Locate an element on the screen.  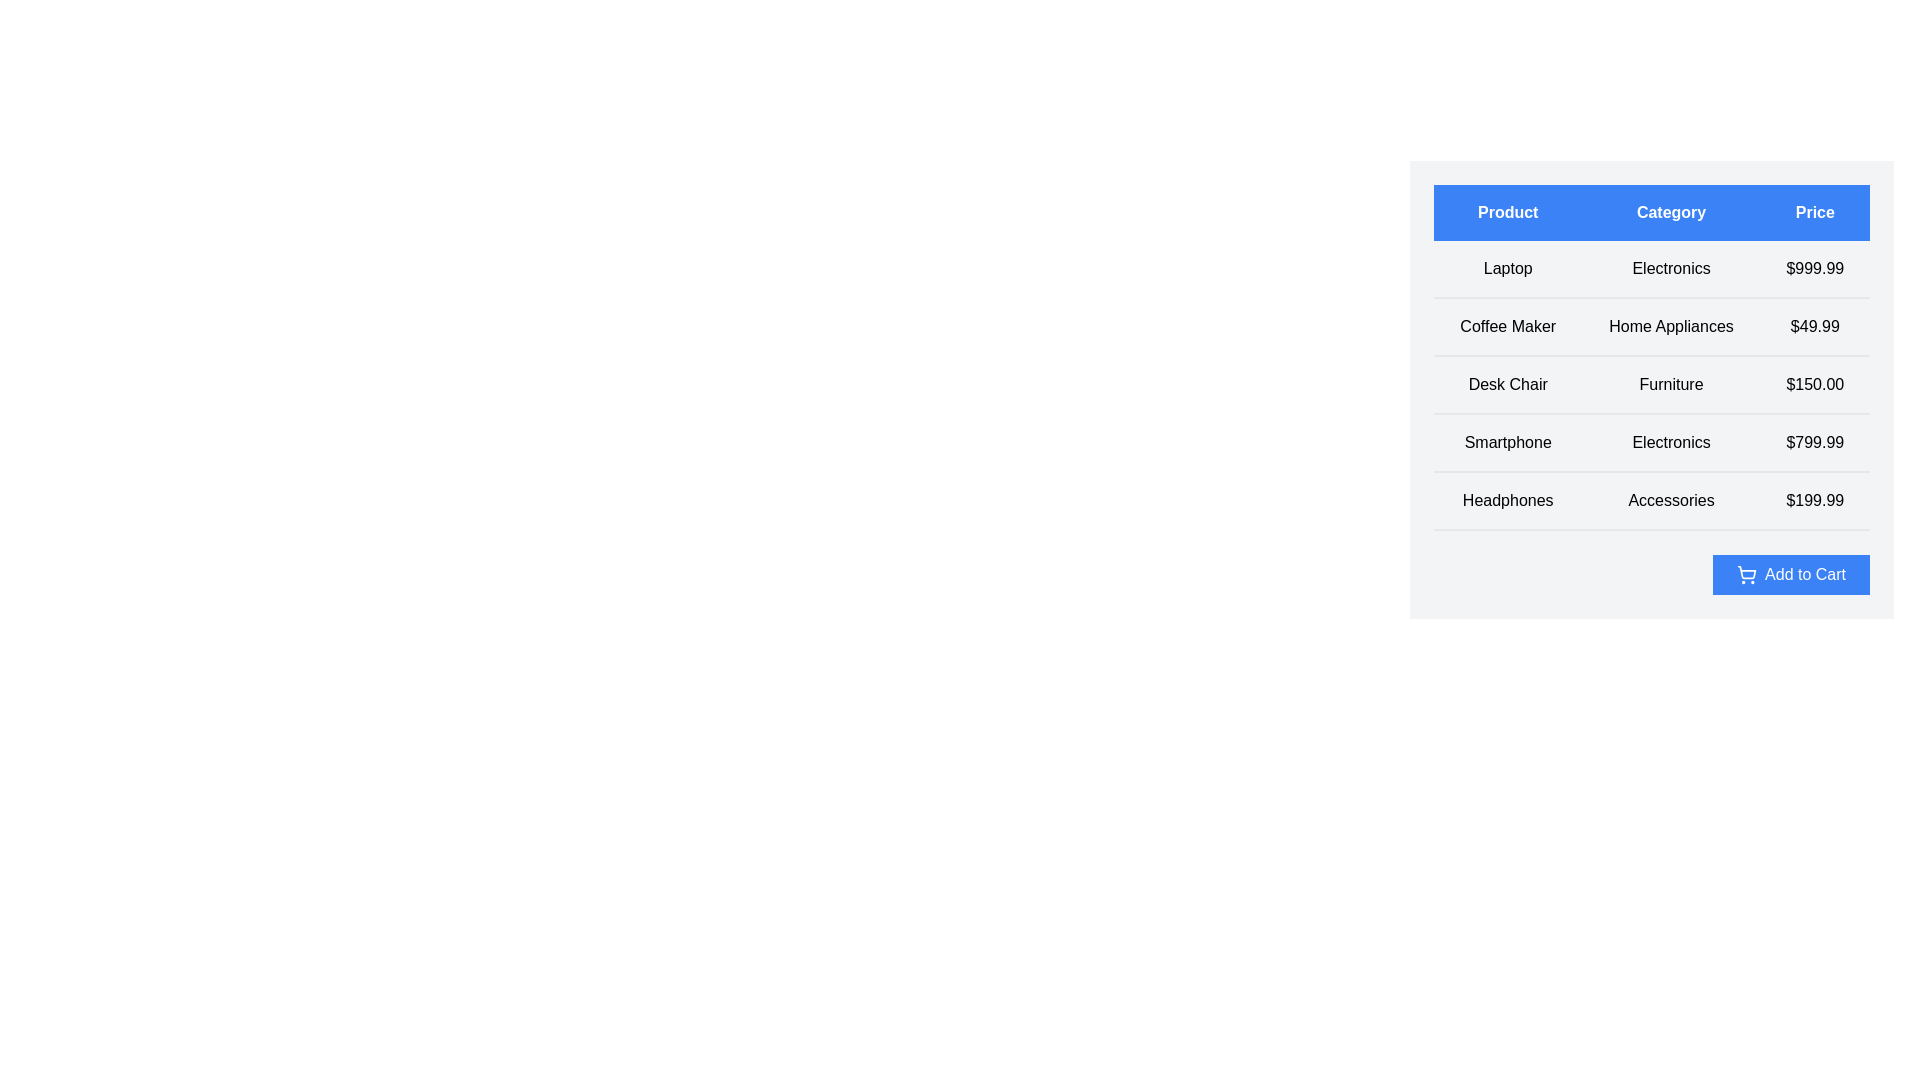
the 'Category' header label in the table, which is the second item in the header bar positioned at the top of the table interface is located at coordinates (1671, 212).